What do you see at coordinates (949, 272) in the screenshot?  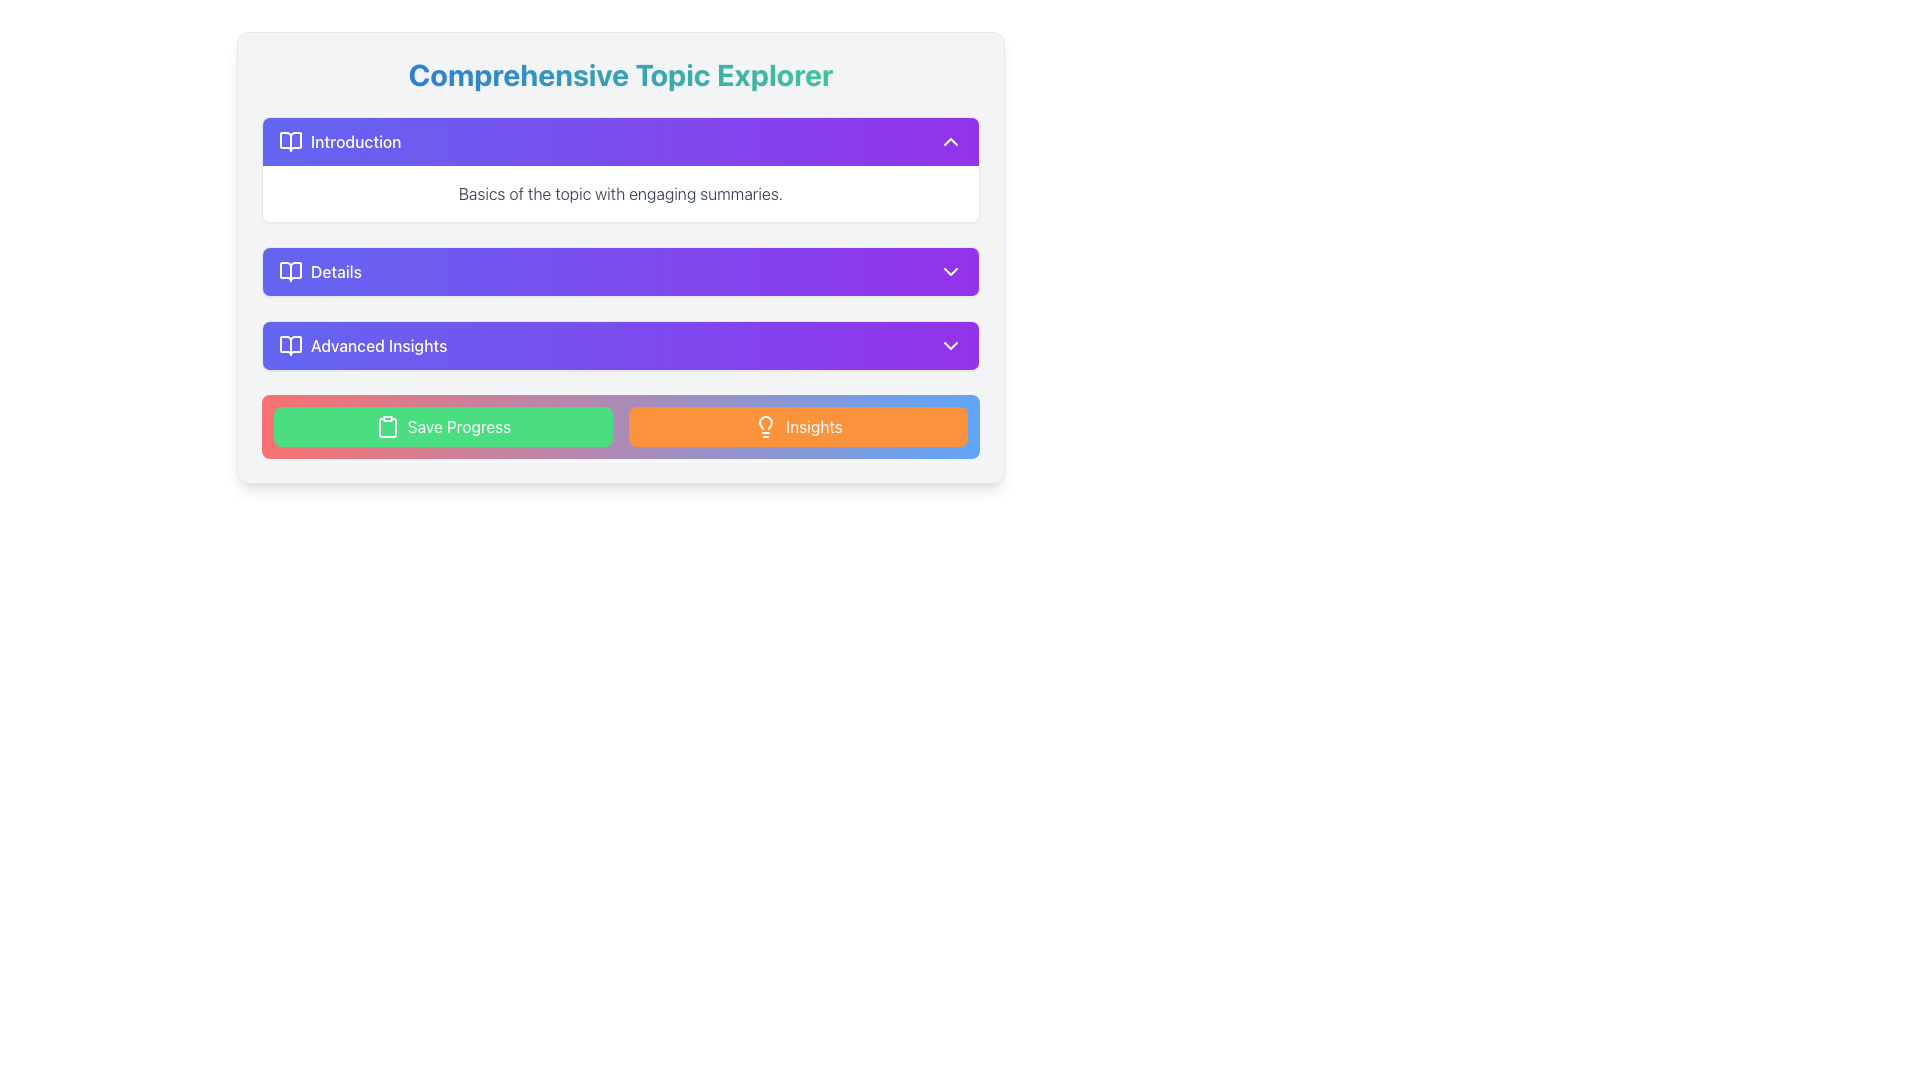 I see `the icon on the right side of the 'Details' section header` at bounding box center [949, 272].